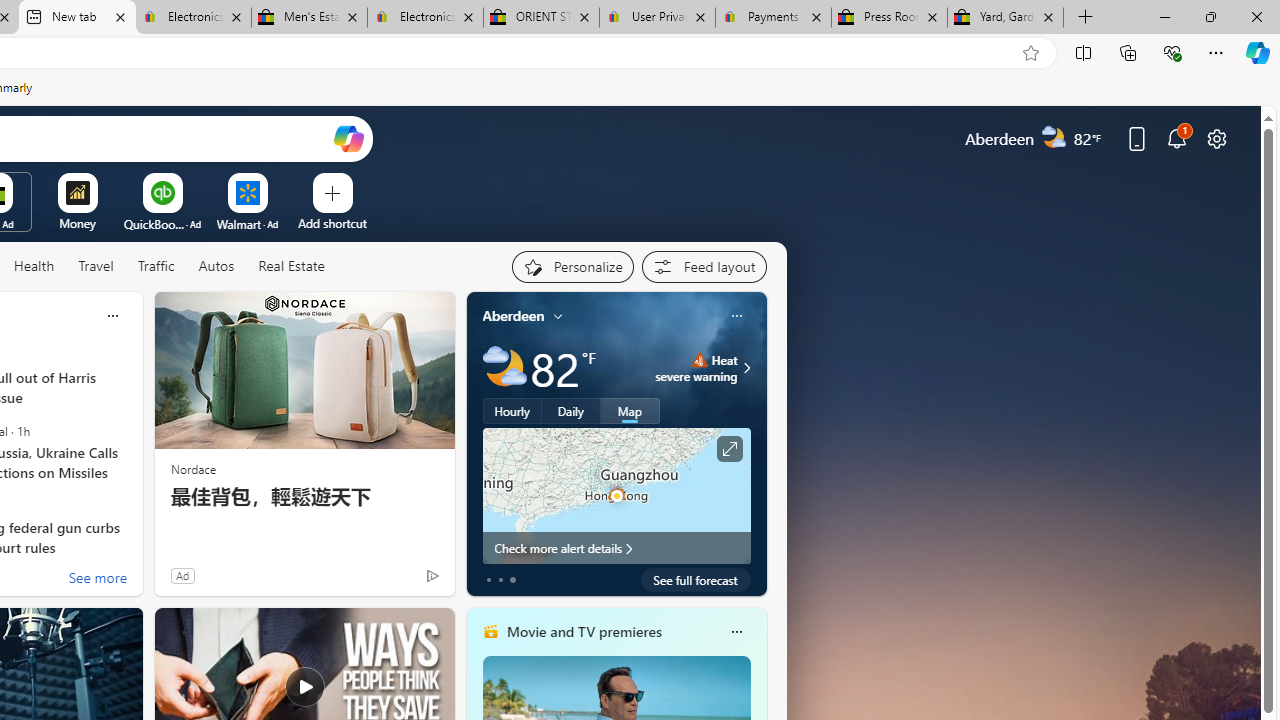 Image resolution: width=1280 pixels, height=720 pixels. What do you see at coordinates (558, 315) in the screenshot?
I see `'My location'` at bounding box center [558, 315].